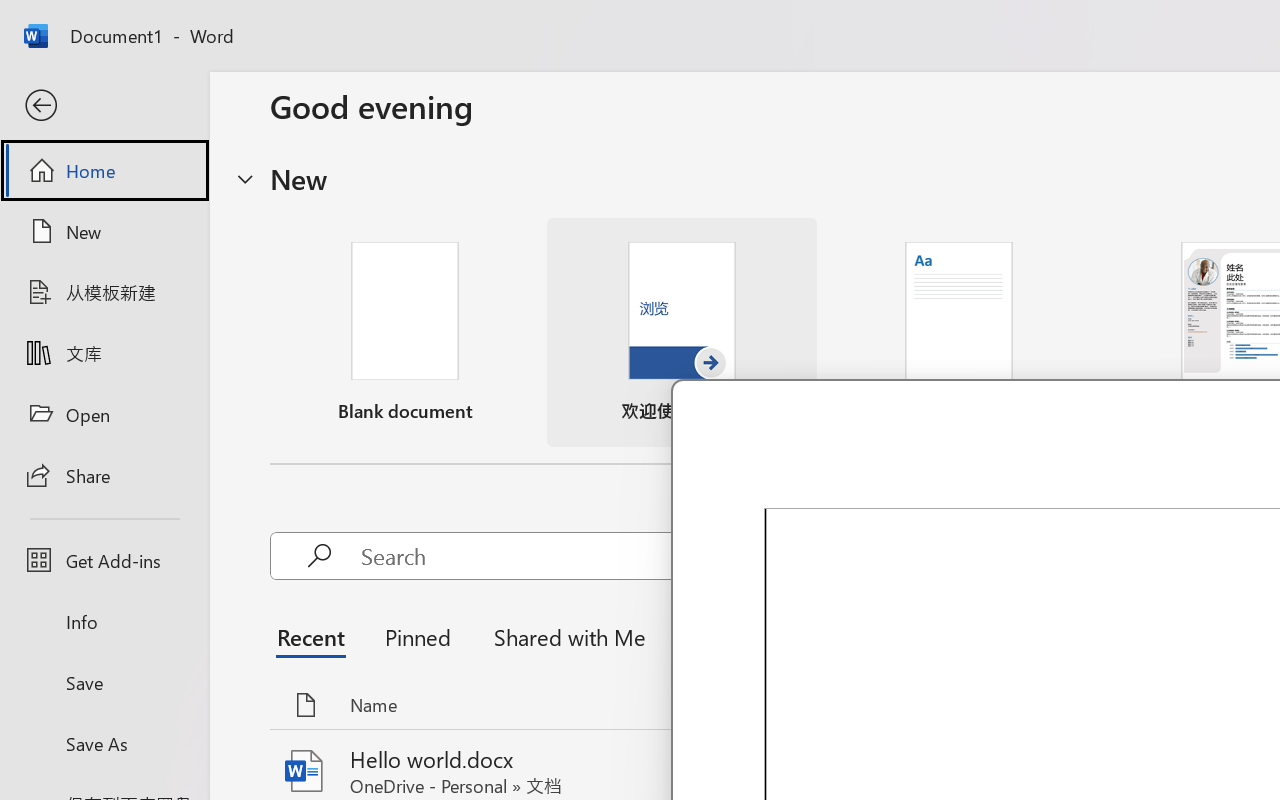 This screenshot has height=800, width=1280. What do you see at coordinates (315, 635) in the screenshot?
I see `'Recent'` at bounding box center [315, 635].